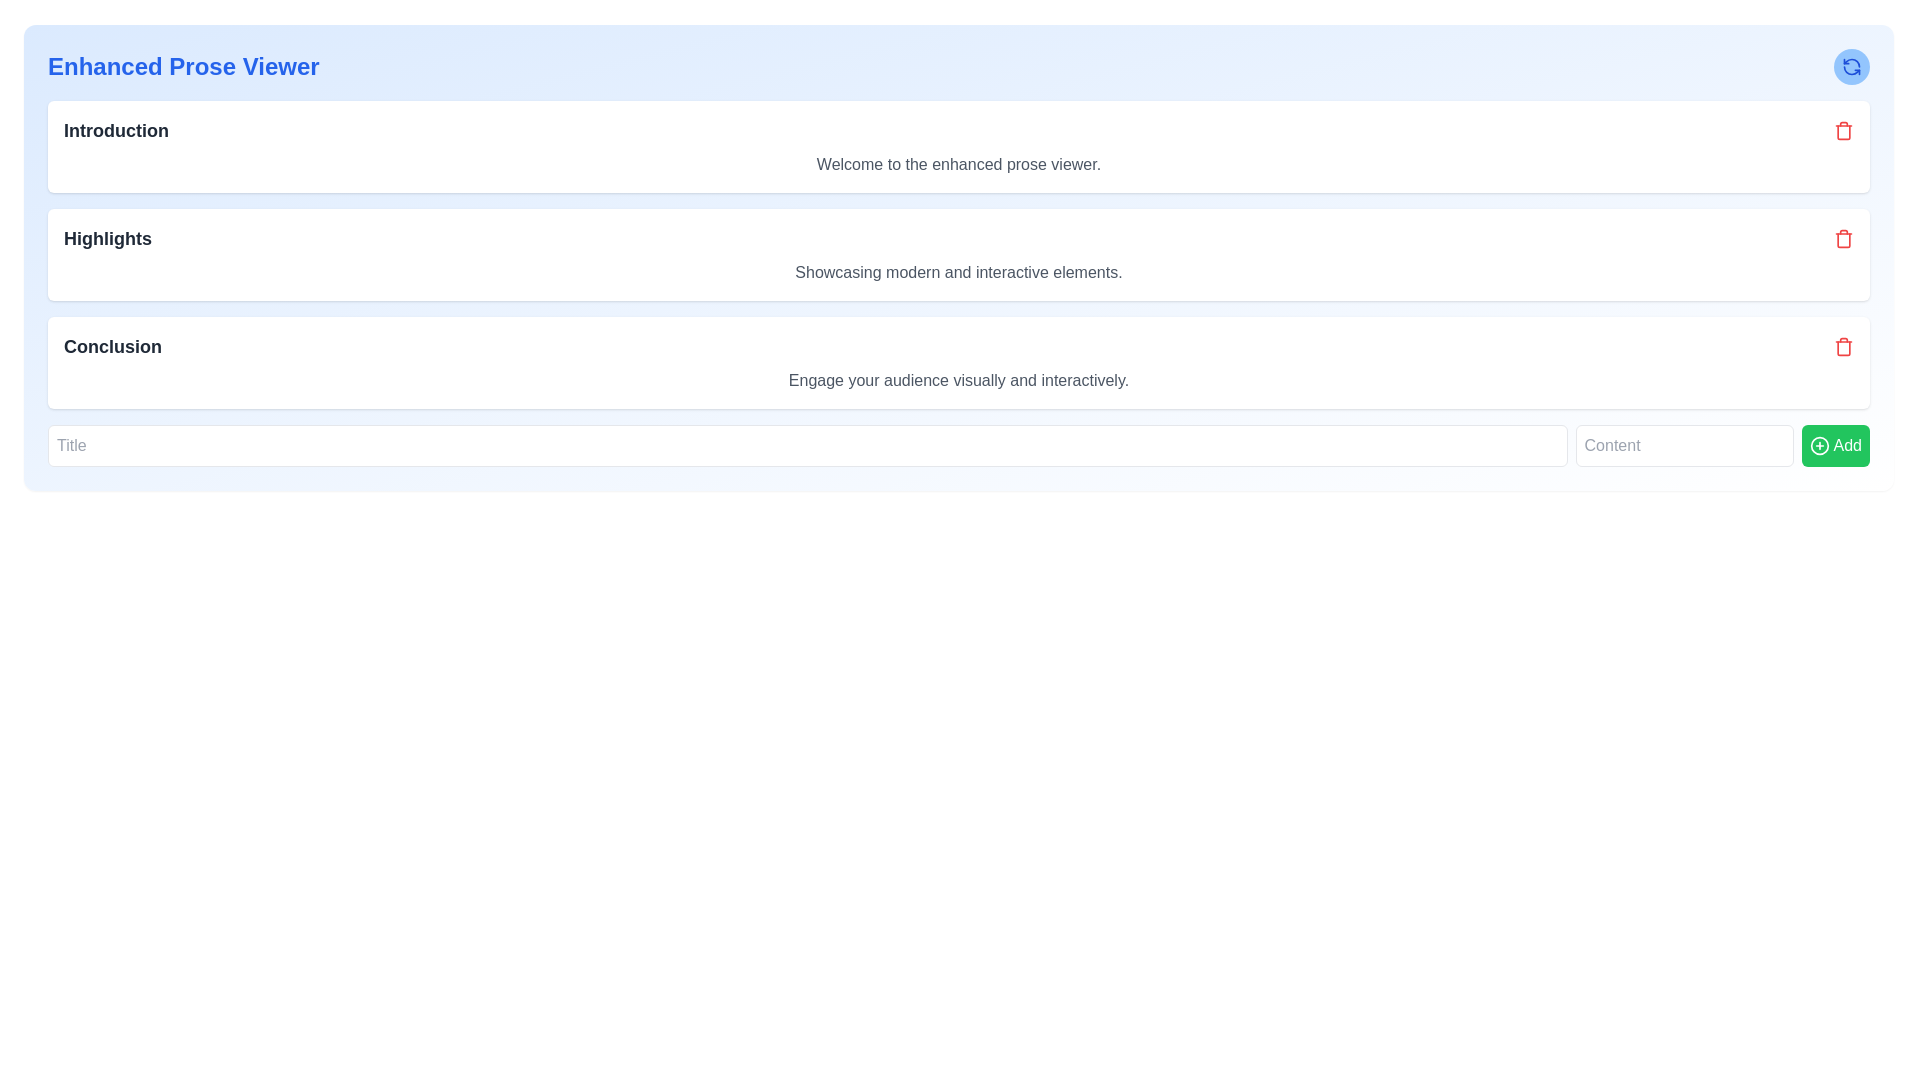  What do you see at coordinates (1842, 131) in the screenshot?
I see `the delete button located in the top-right corner of the 'Introduction' row` at bounding box center [1842, 131].